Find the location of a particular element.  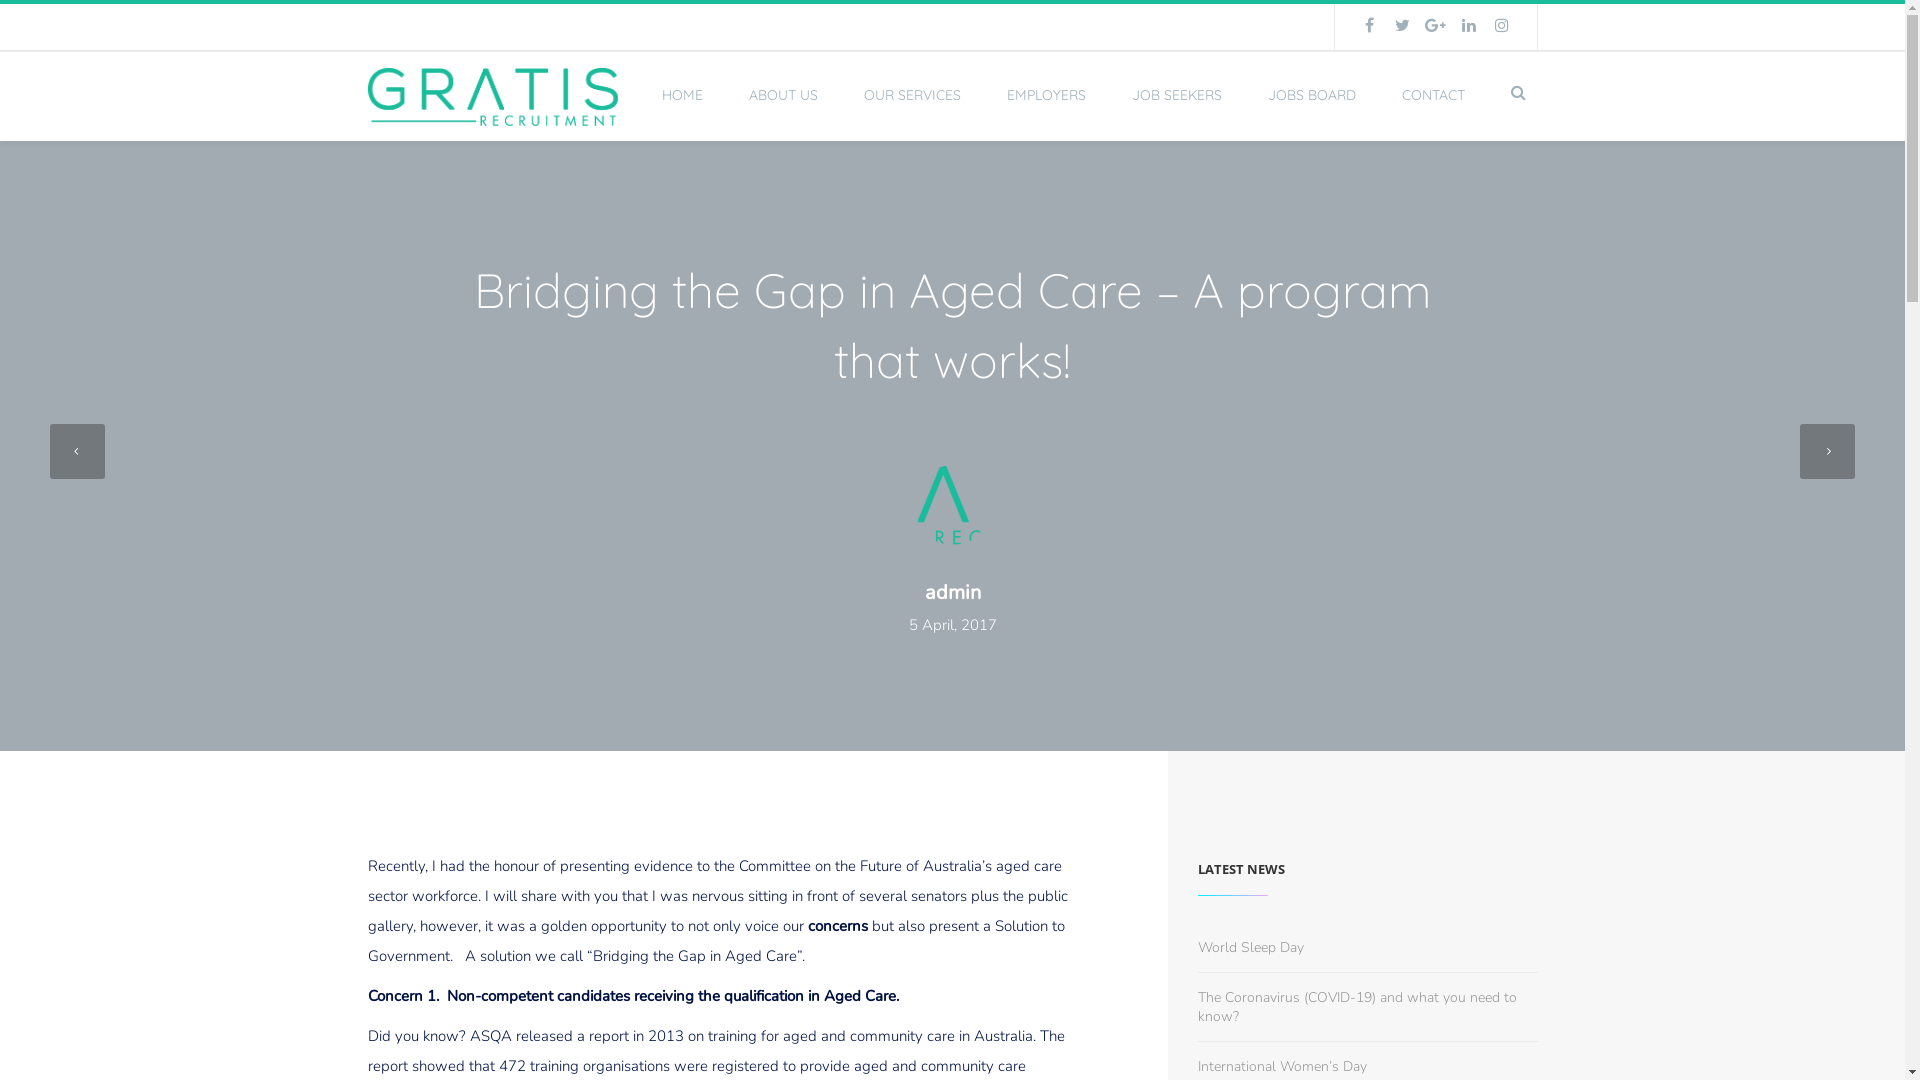

'CONTACT' is located at coordinates (1432, 95).